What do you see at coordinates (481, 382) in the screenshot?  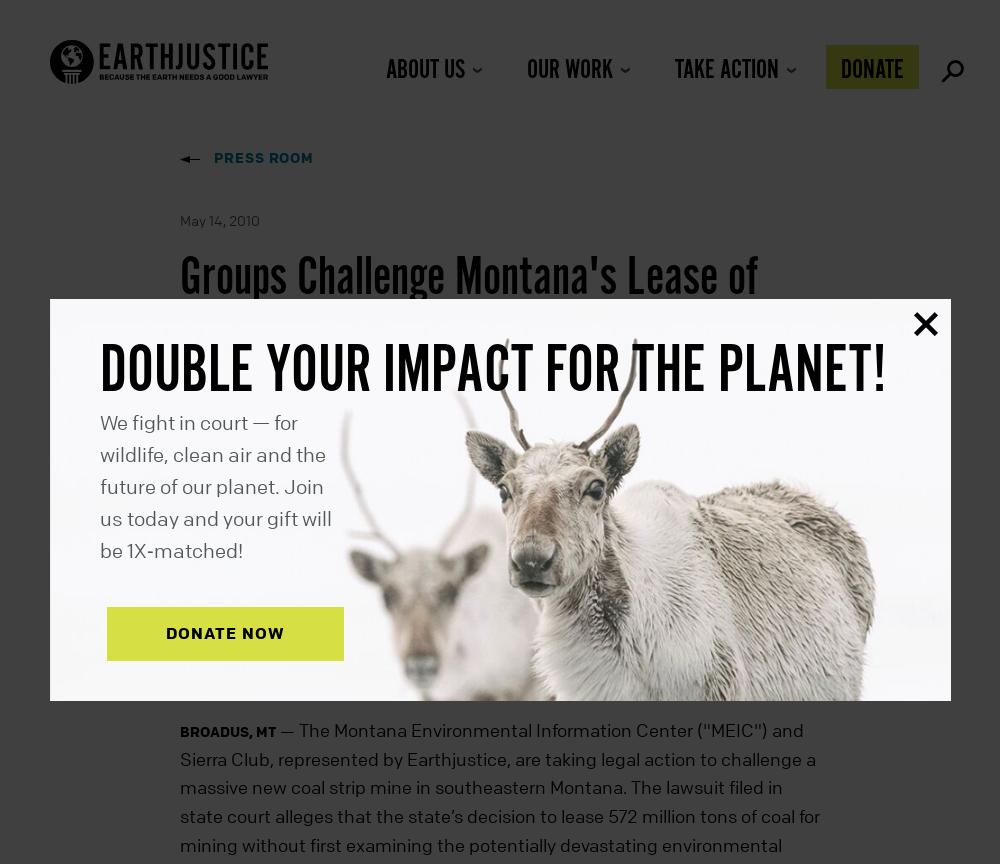 I see `'Otter Creek would become one of the largest coal mines in North America'` at bounding box center [481, 382].